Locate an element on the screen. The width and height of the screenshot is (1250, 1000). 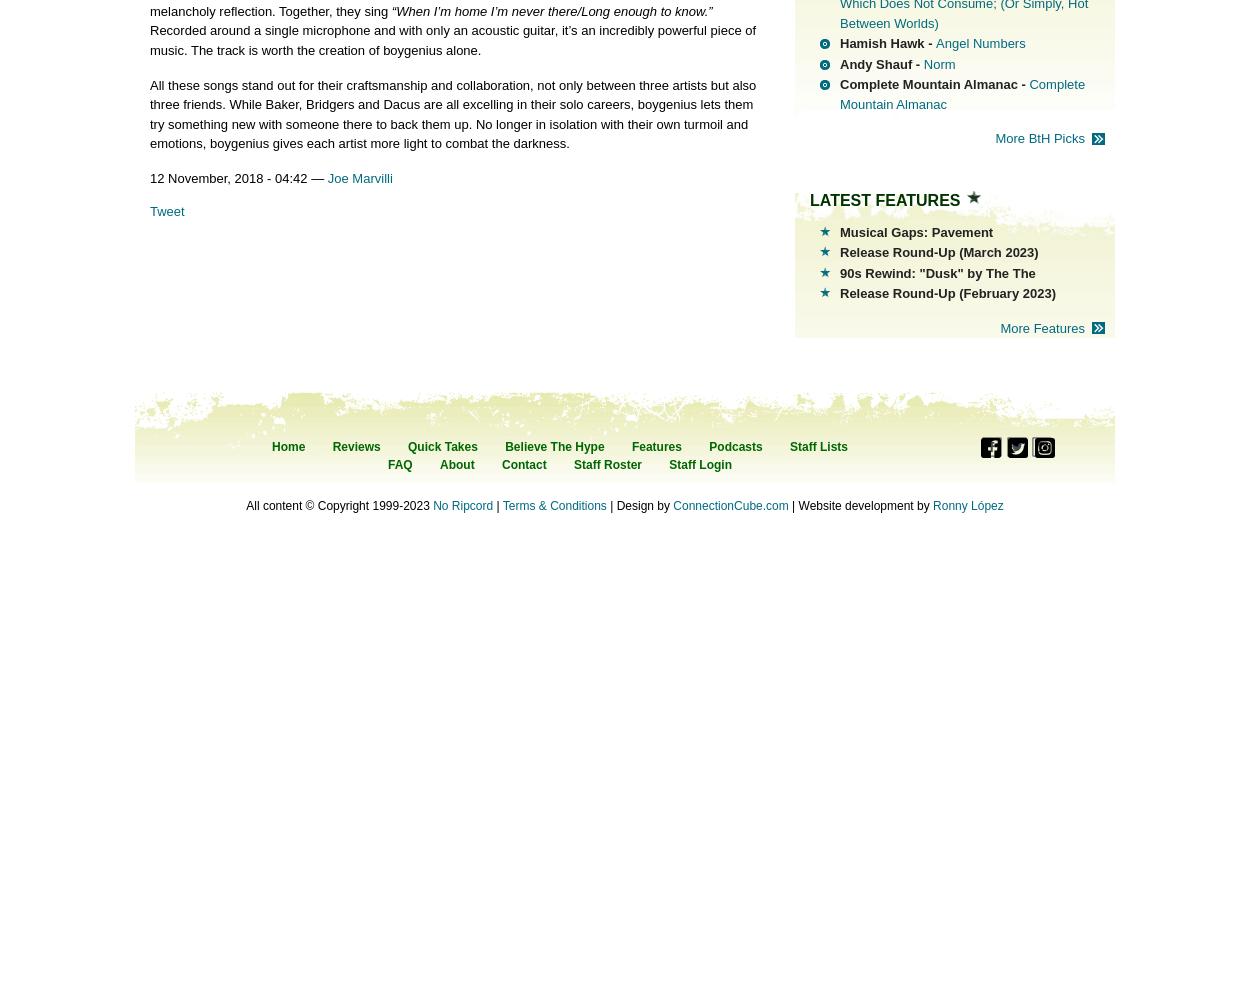
'90s Rewind: "Dusk" by The The' is located at coordinates (937, 272).